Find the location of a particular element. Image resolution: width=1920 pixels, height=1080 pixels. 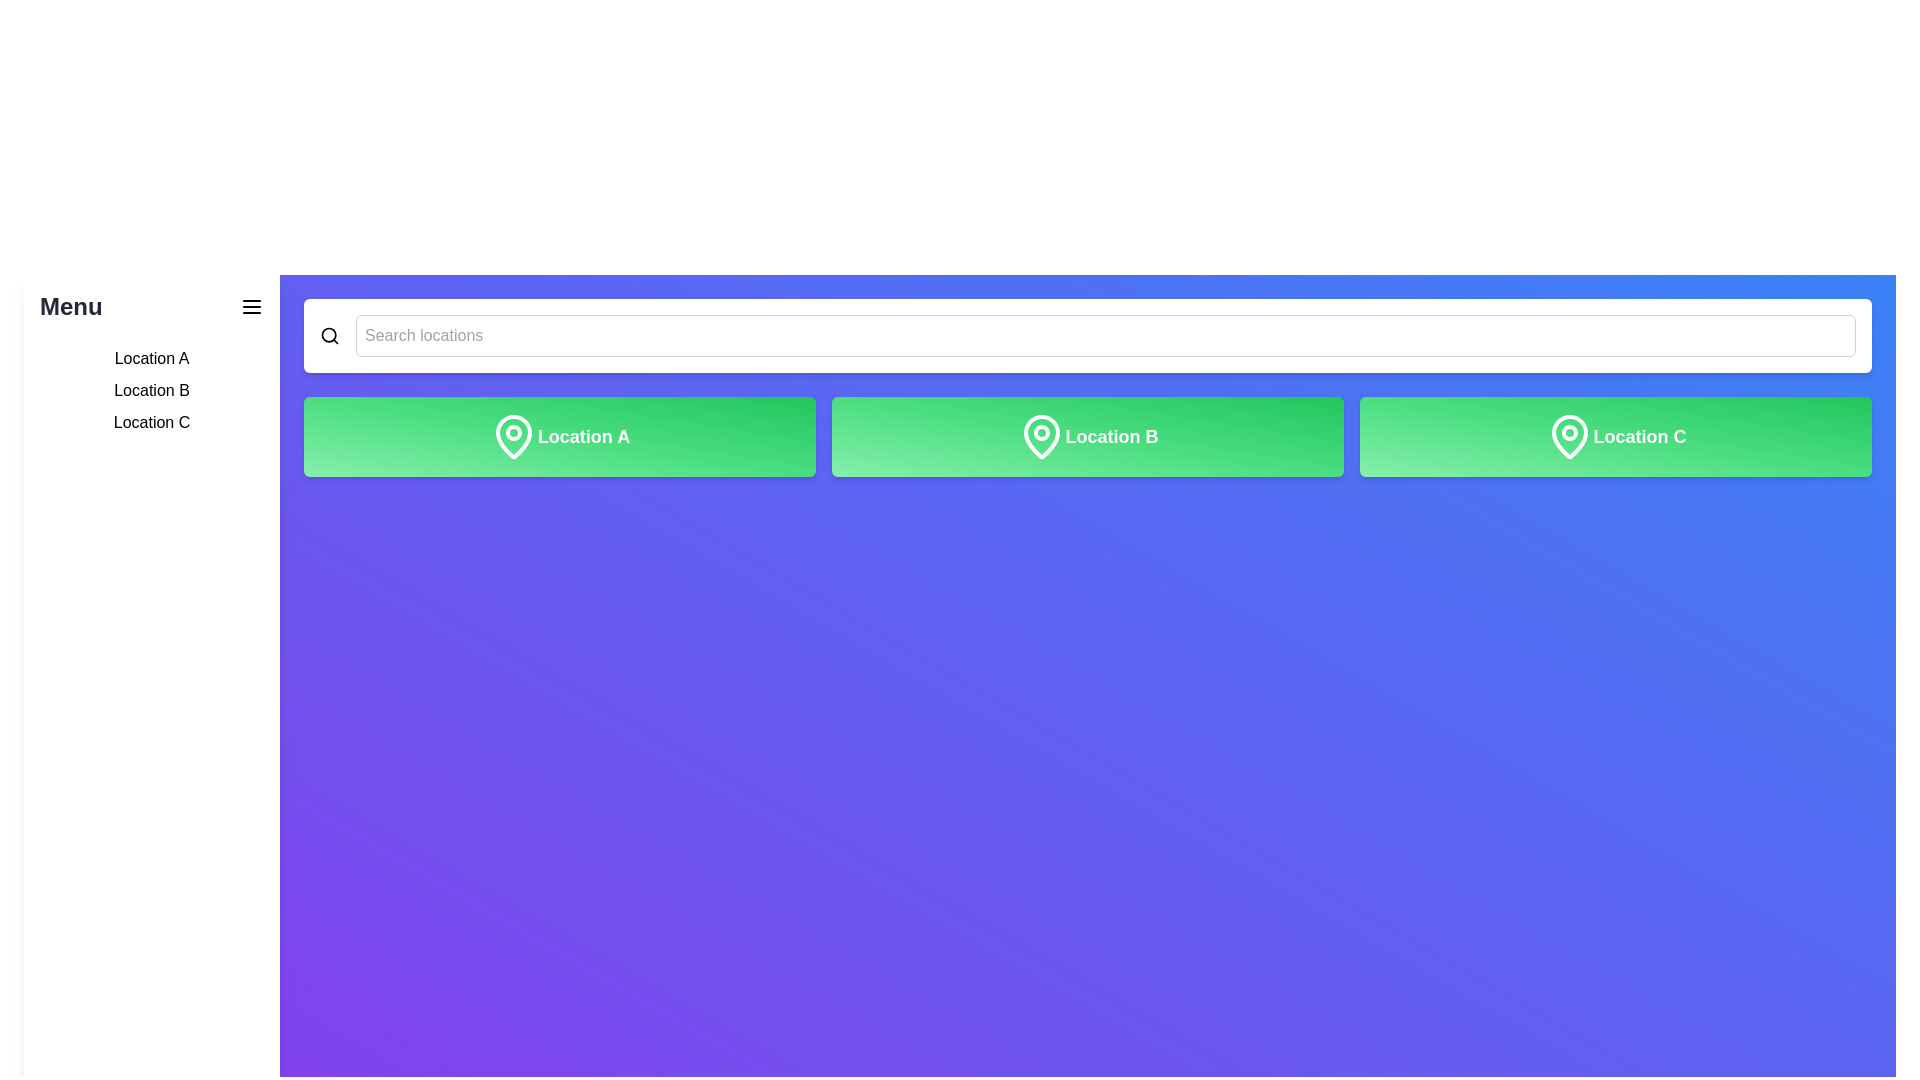

the 'Location A' text label in the left sidebar is located at coordinates (151, 357).